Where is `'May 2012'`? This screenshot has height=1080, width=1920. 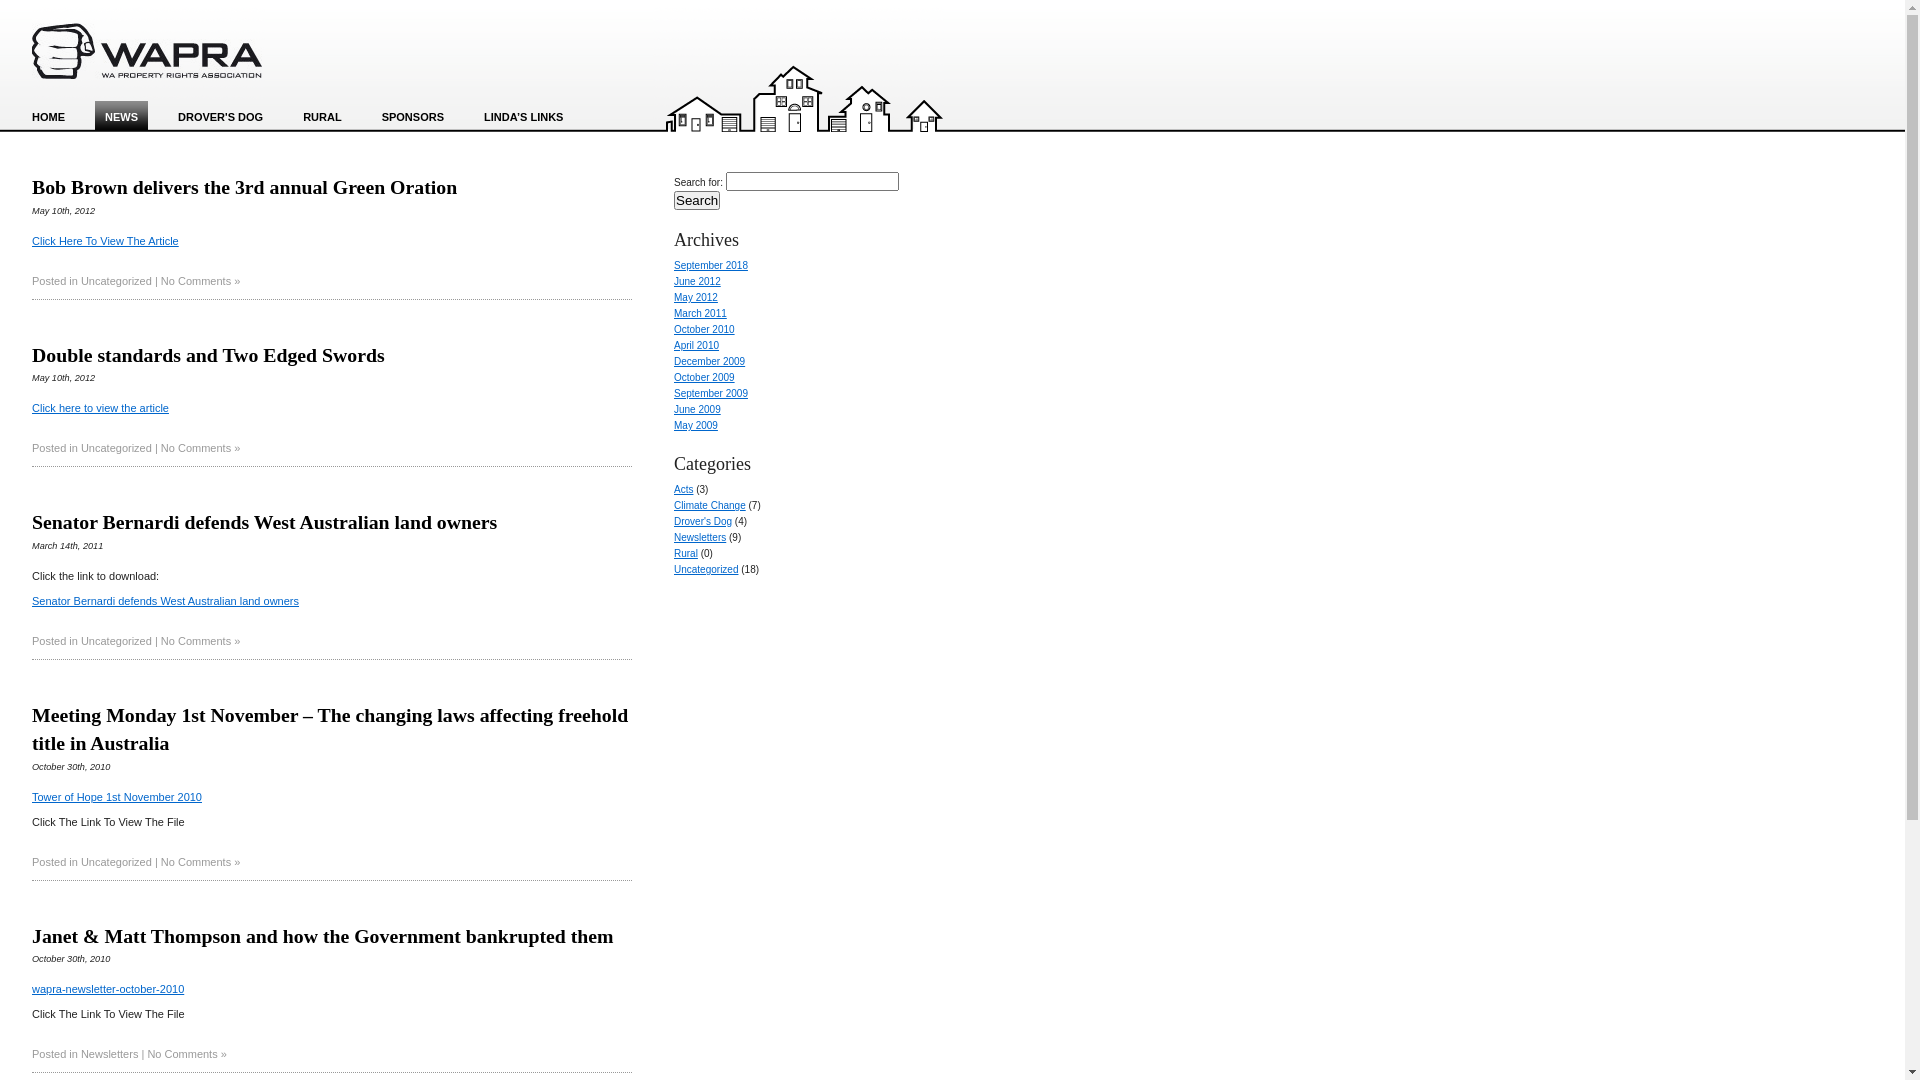 'May 2012' is located at coordinates (696, 297).